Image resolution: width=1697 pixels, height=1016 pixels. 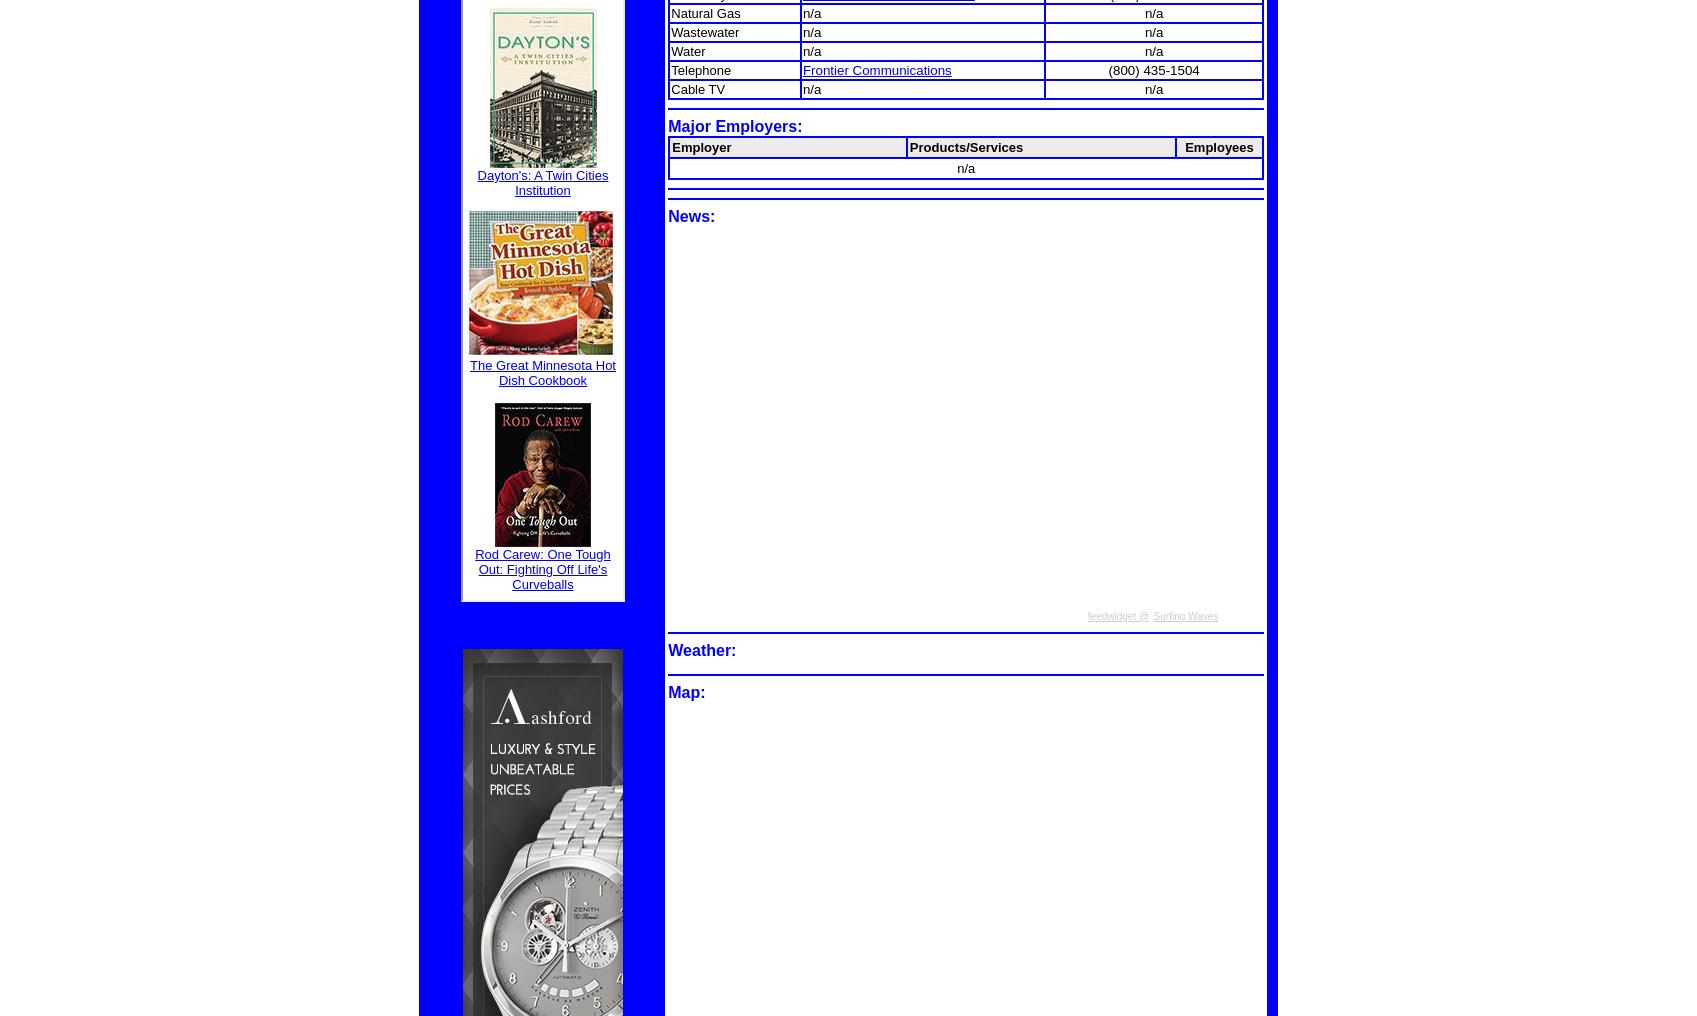 What do you see at coordinates (1153, 69) in the screenshot?
I see `'(800) 435-1504'` at bounding box center [1153, 69].